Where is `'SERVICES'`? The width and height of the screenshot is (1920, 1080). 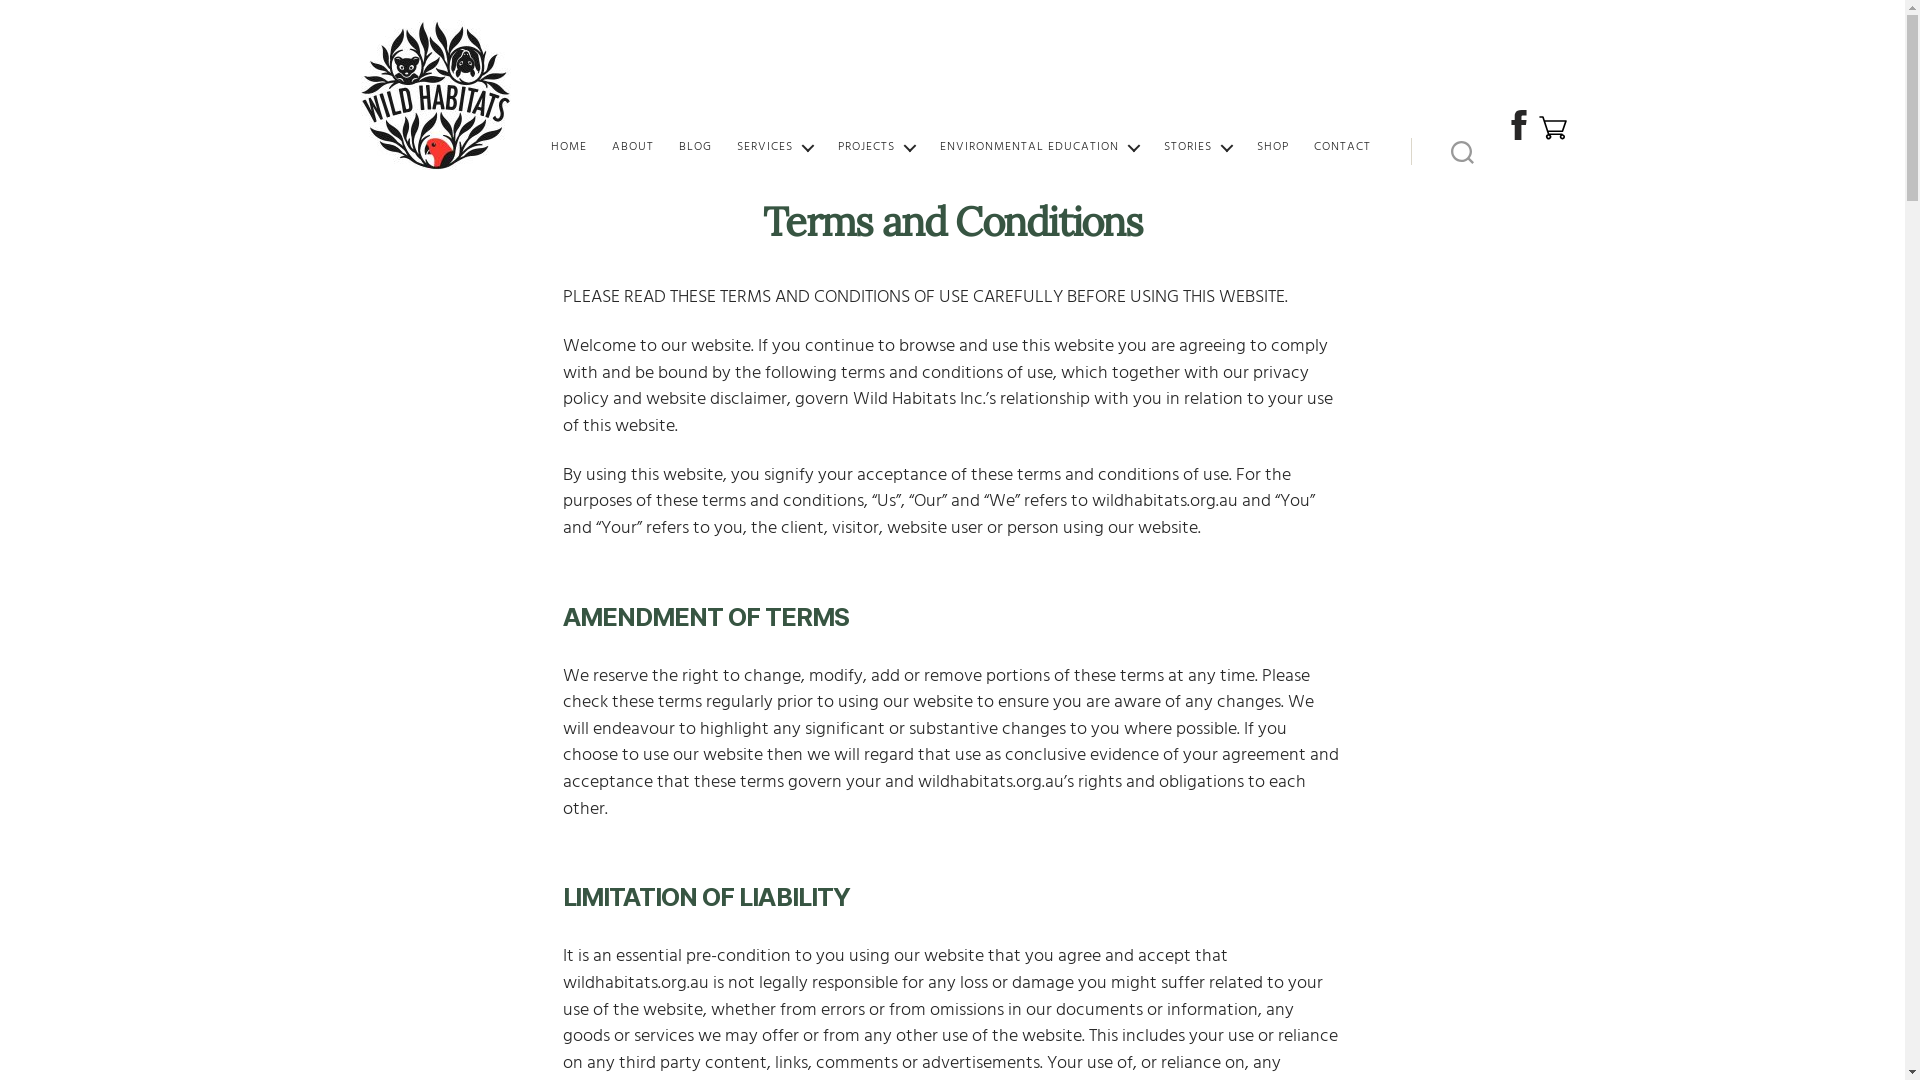
'SERVICES' is located at coordinates (773, 145).